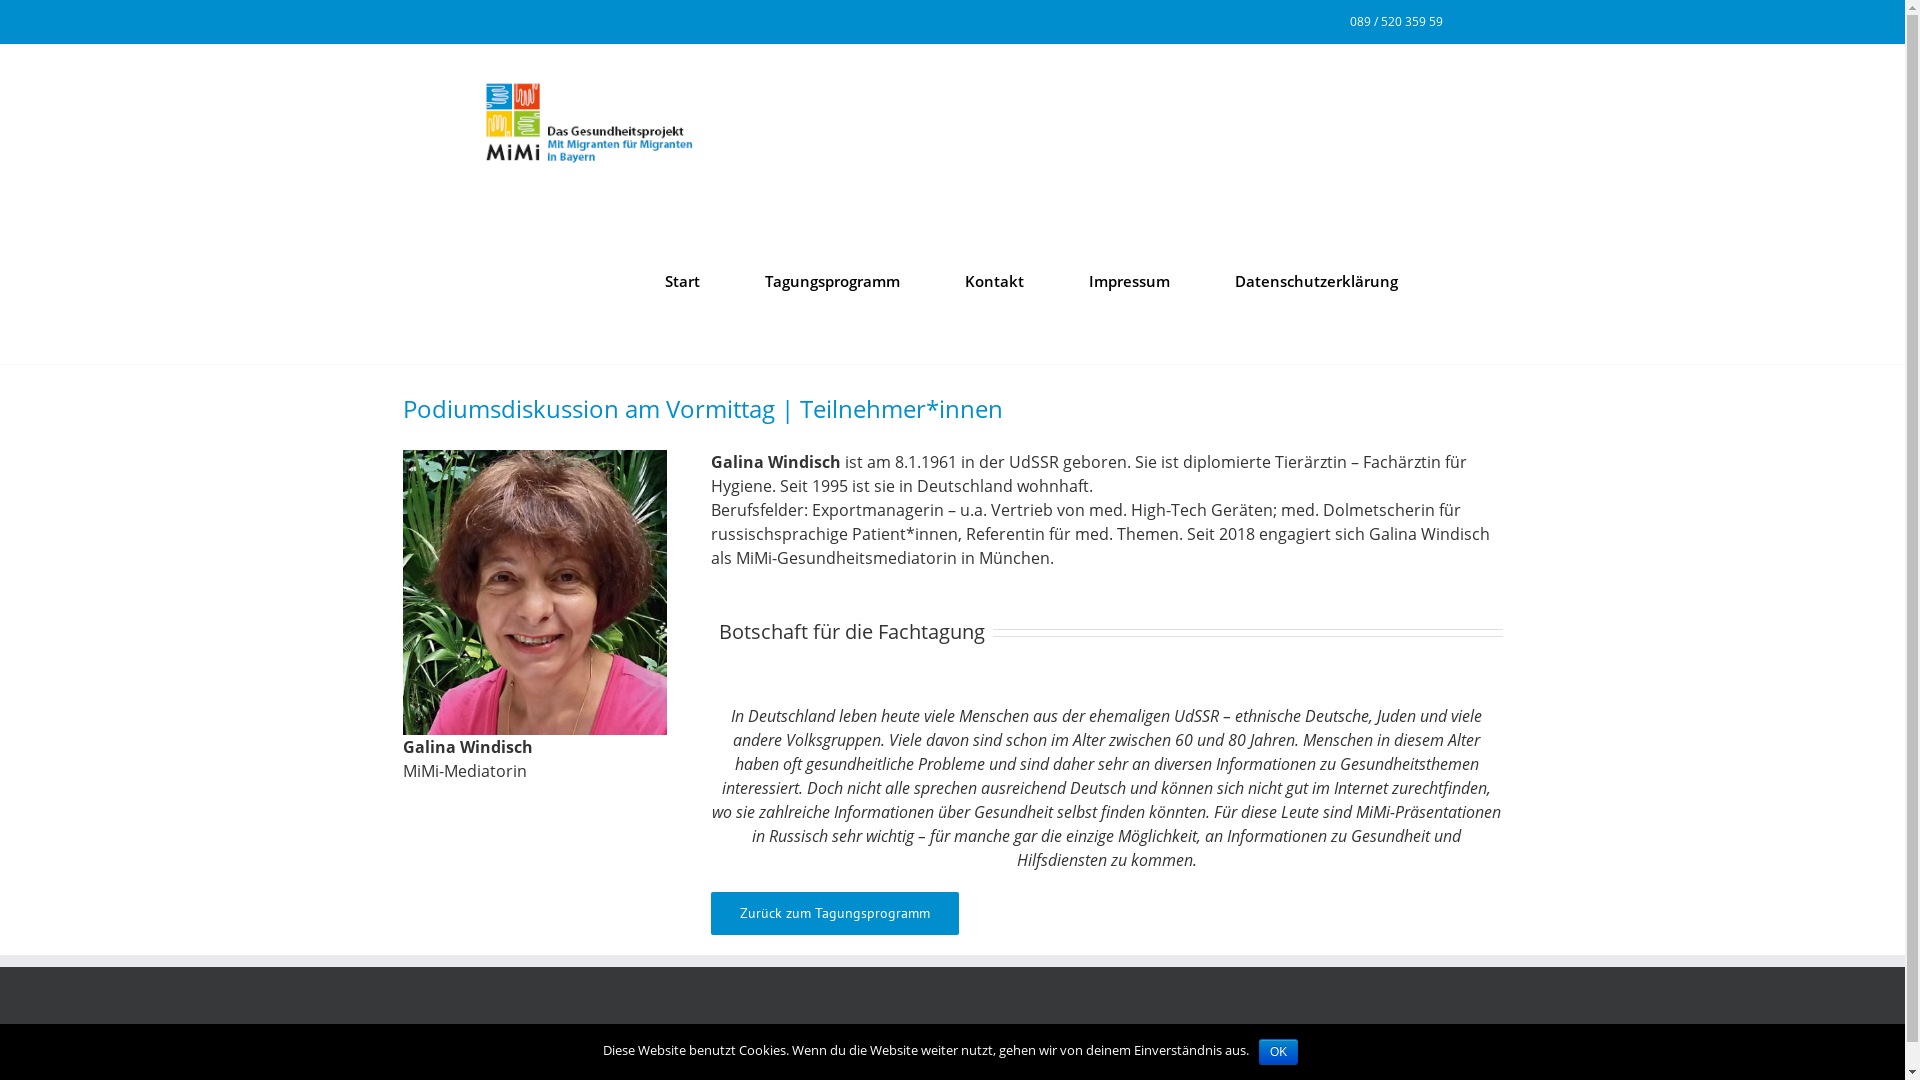  I want to click on 'Impressum', so click(1128, 281).